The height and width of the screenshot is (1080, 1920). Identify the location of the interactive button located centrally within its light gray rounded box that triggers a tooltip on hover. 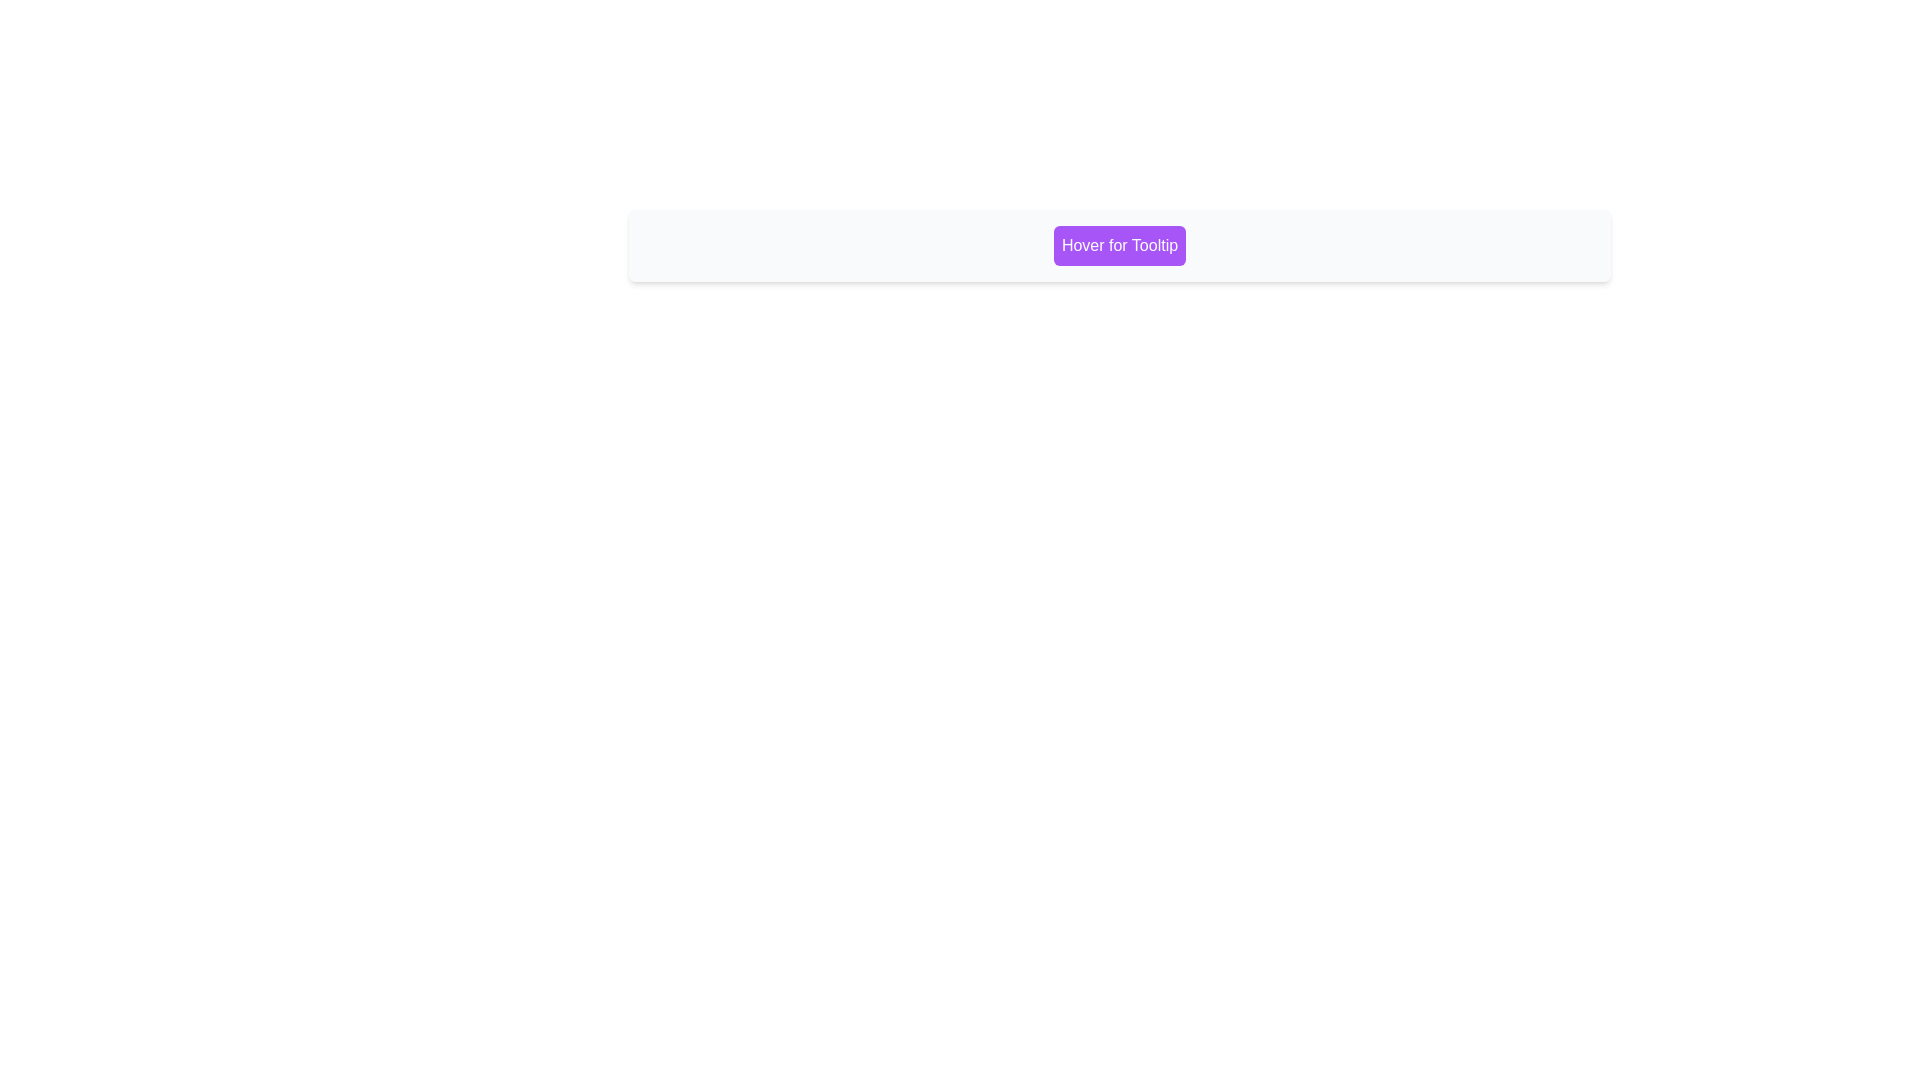
(1117, 245).